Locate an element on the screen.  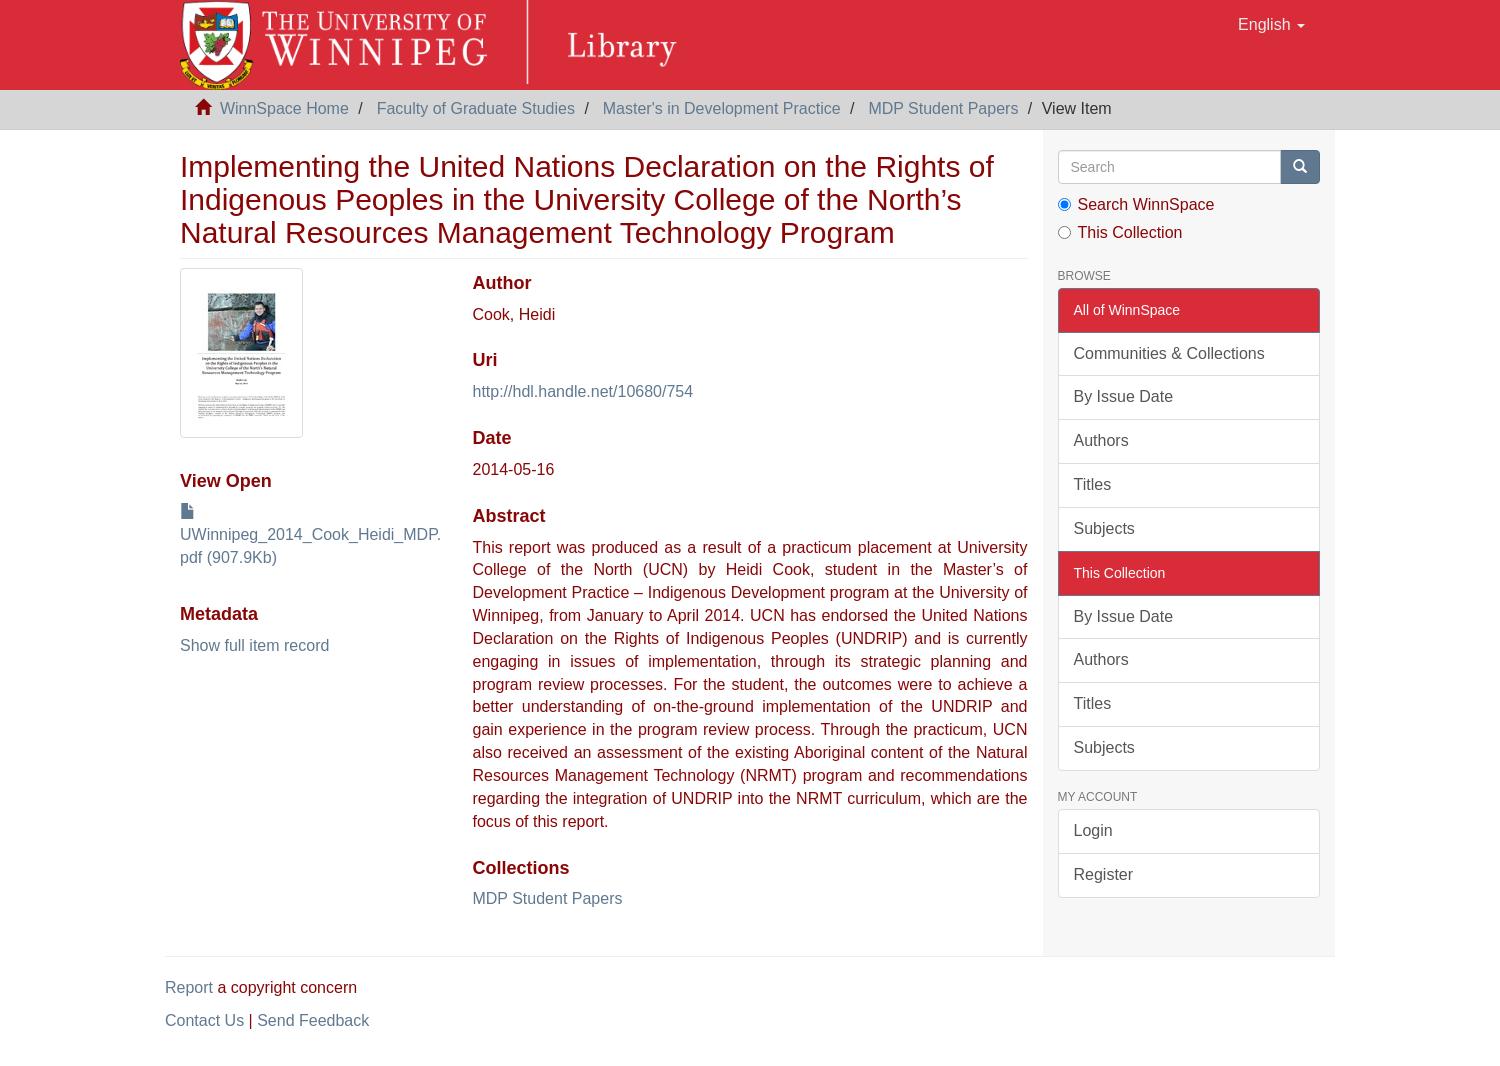
'Abstract' is located at coordinates (508, 514).